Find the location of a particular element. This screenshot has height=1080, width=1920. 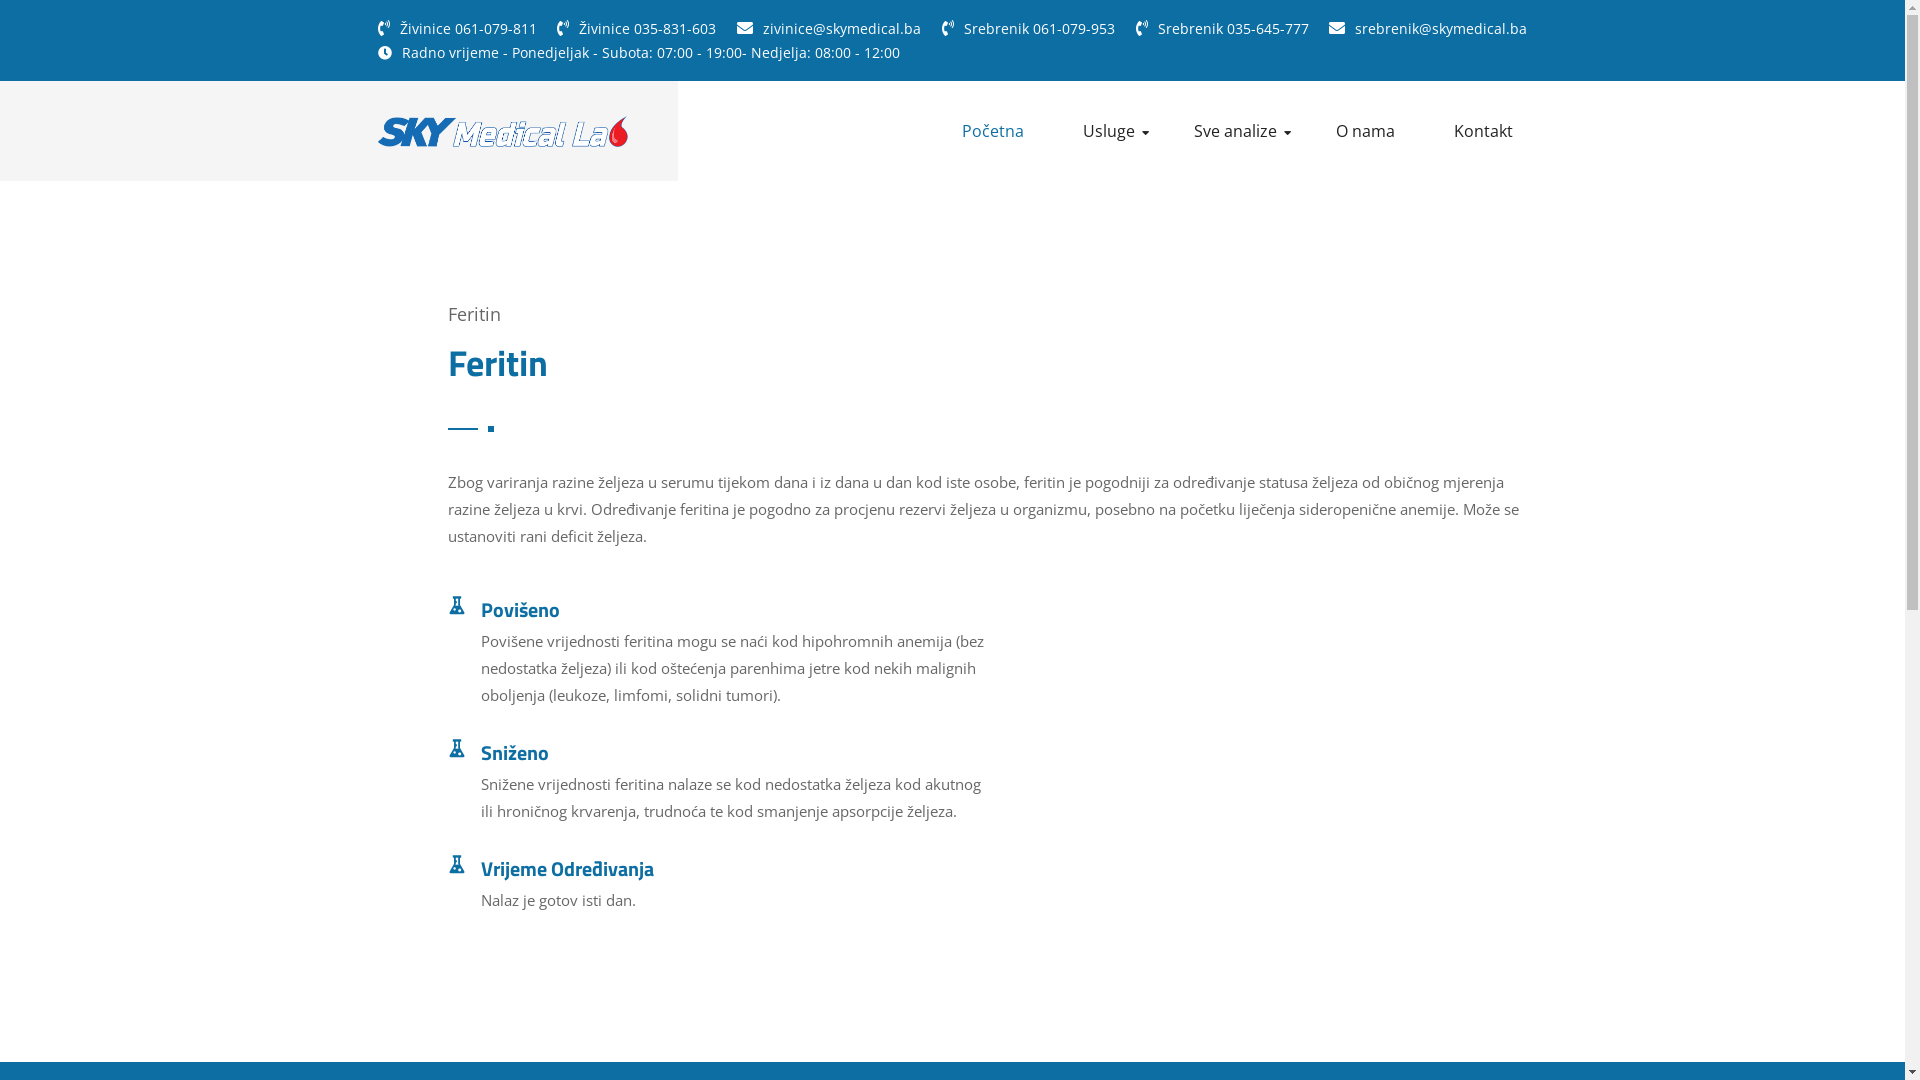

'Usluge' is located at coordinates (1114, 131).